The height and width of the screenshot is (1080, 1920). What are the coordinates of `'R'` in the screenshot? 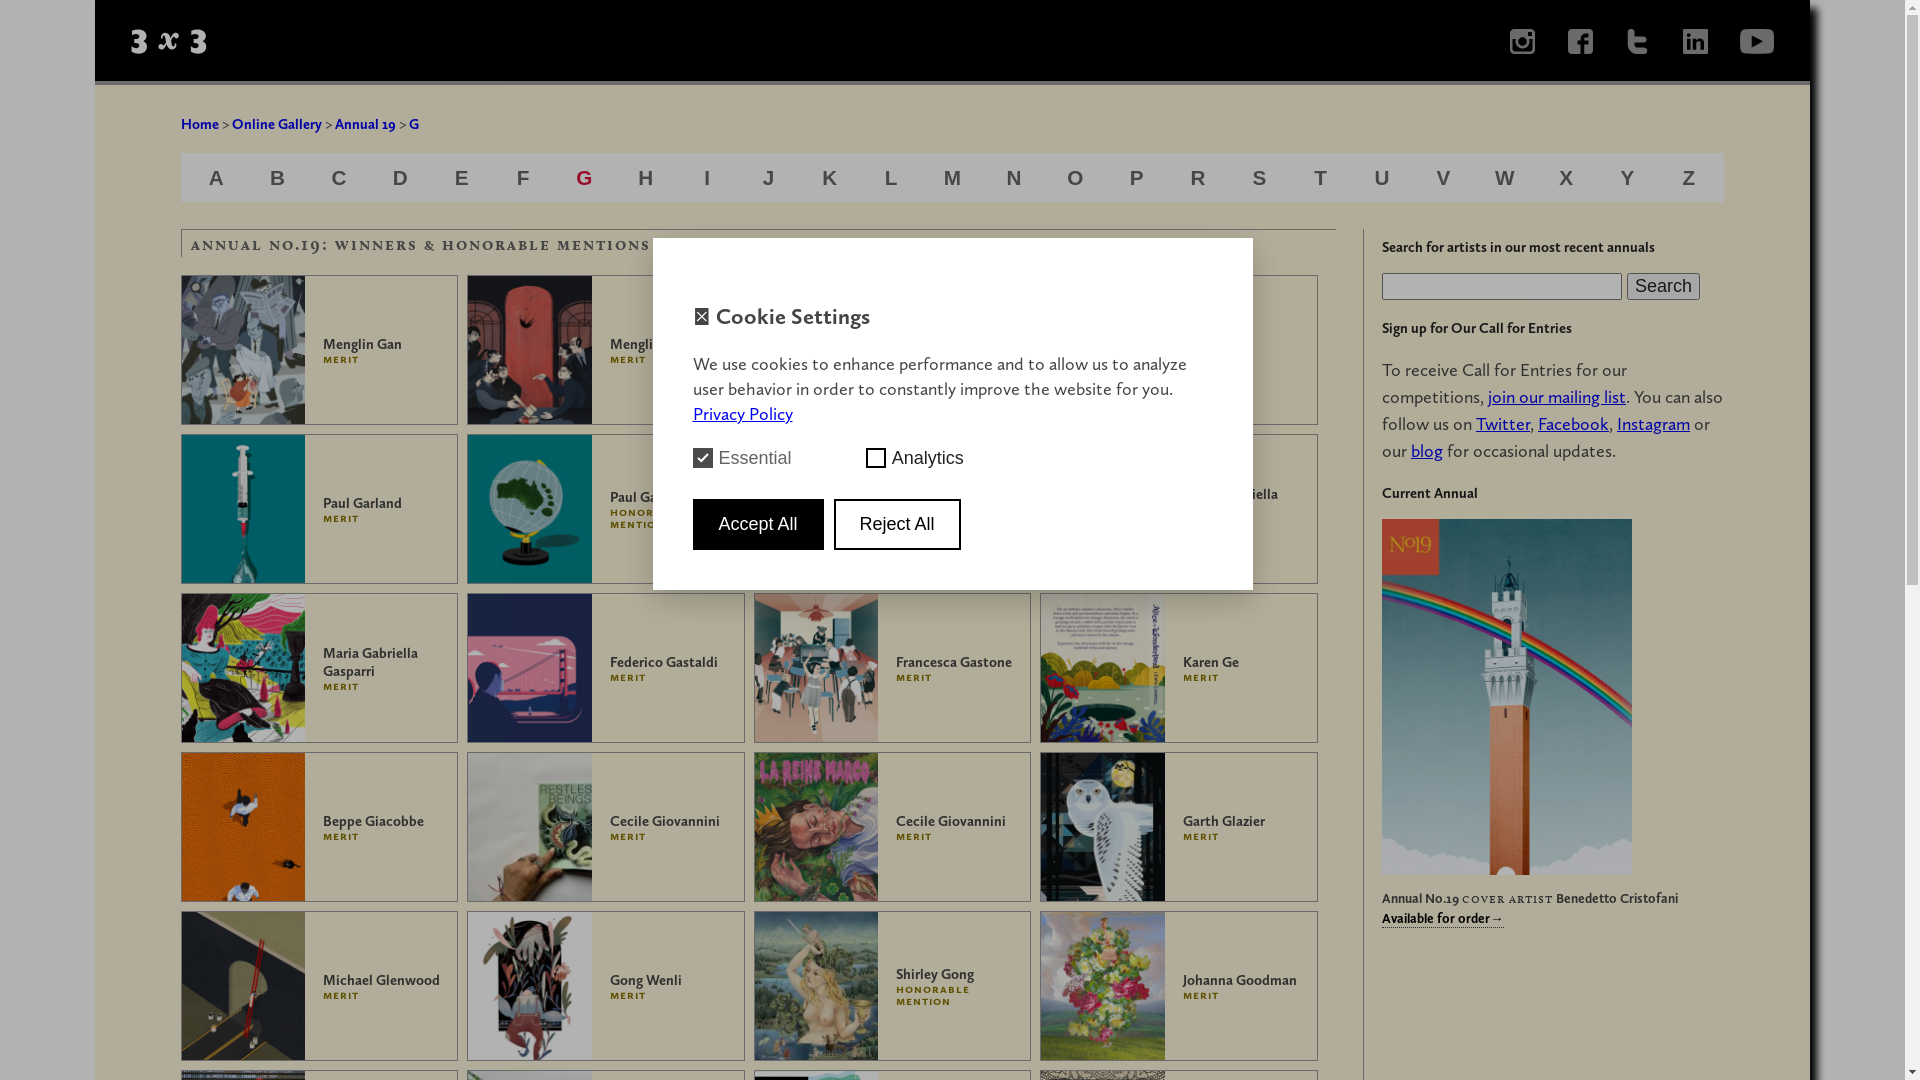 It's located at (1197, 176).